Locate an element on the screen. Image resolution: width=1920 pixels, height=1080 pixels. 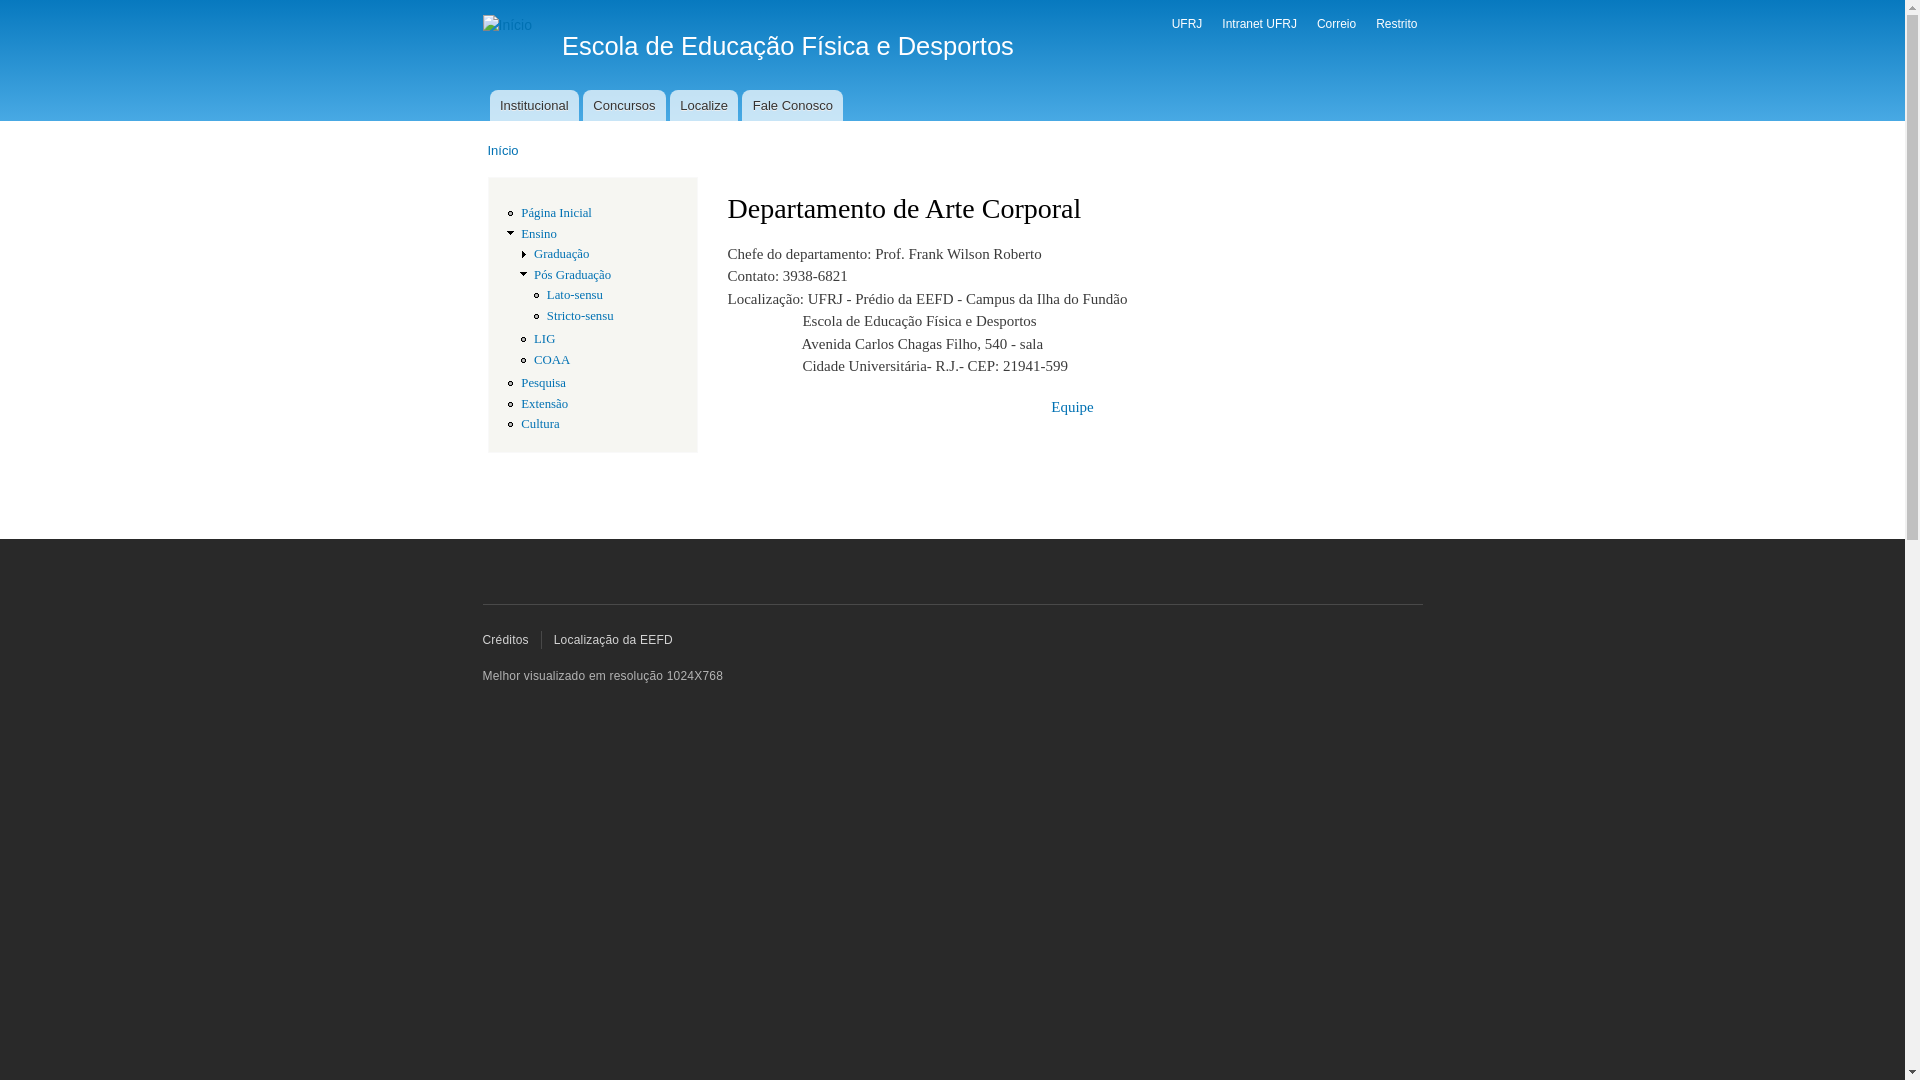
'Pesquisa' is located at coordinates (543, 382).